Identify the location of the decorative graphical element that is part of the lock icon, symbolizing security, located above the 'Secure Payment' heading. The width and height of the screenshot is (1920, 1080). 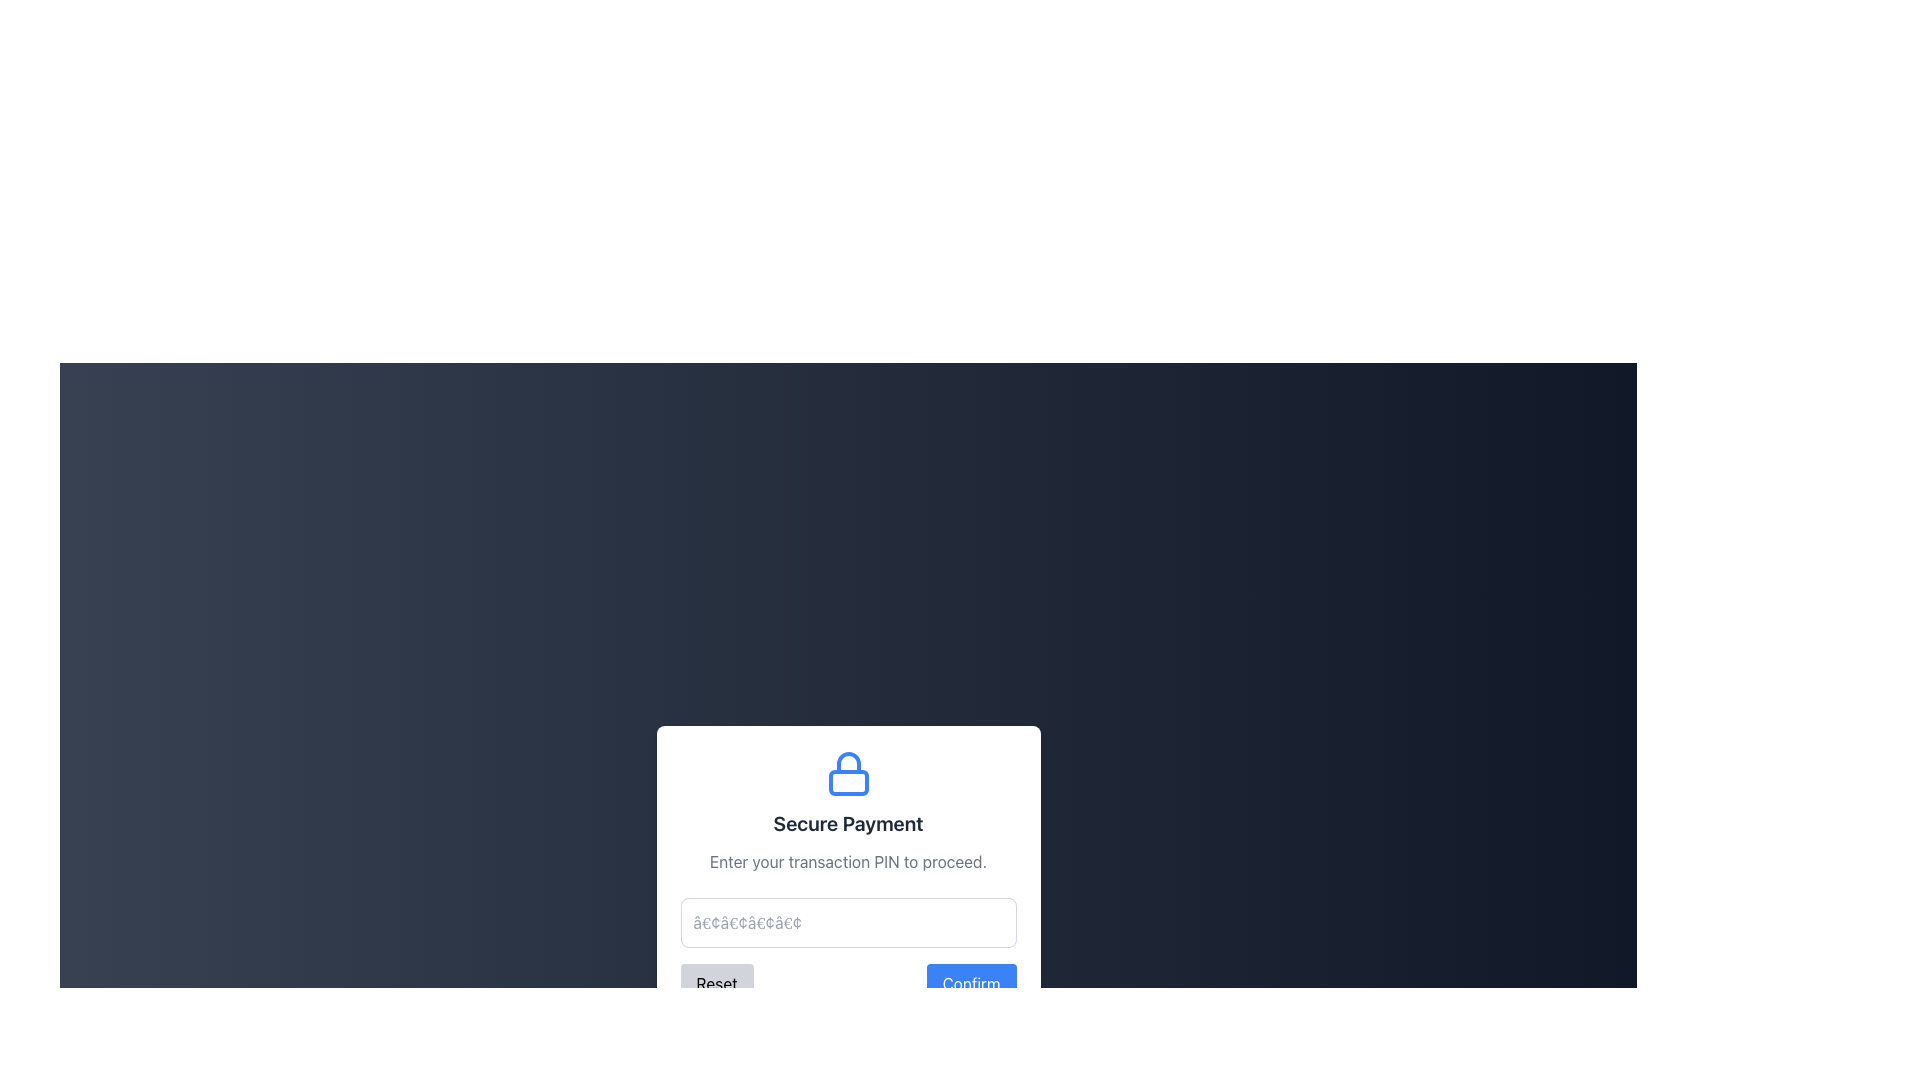
(848, 782).